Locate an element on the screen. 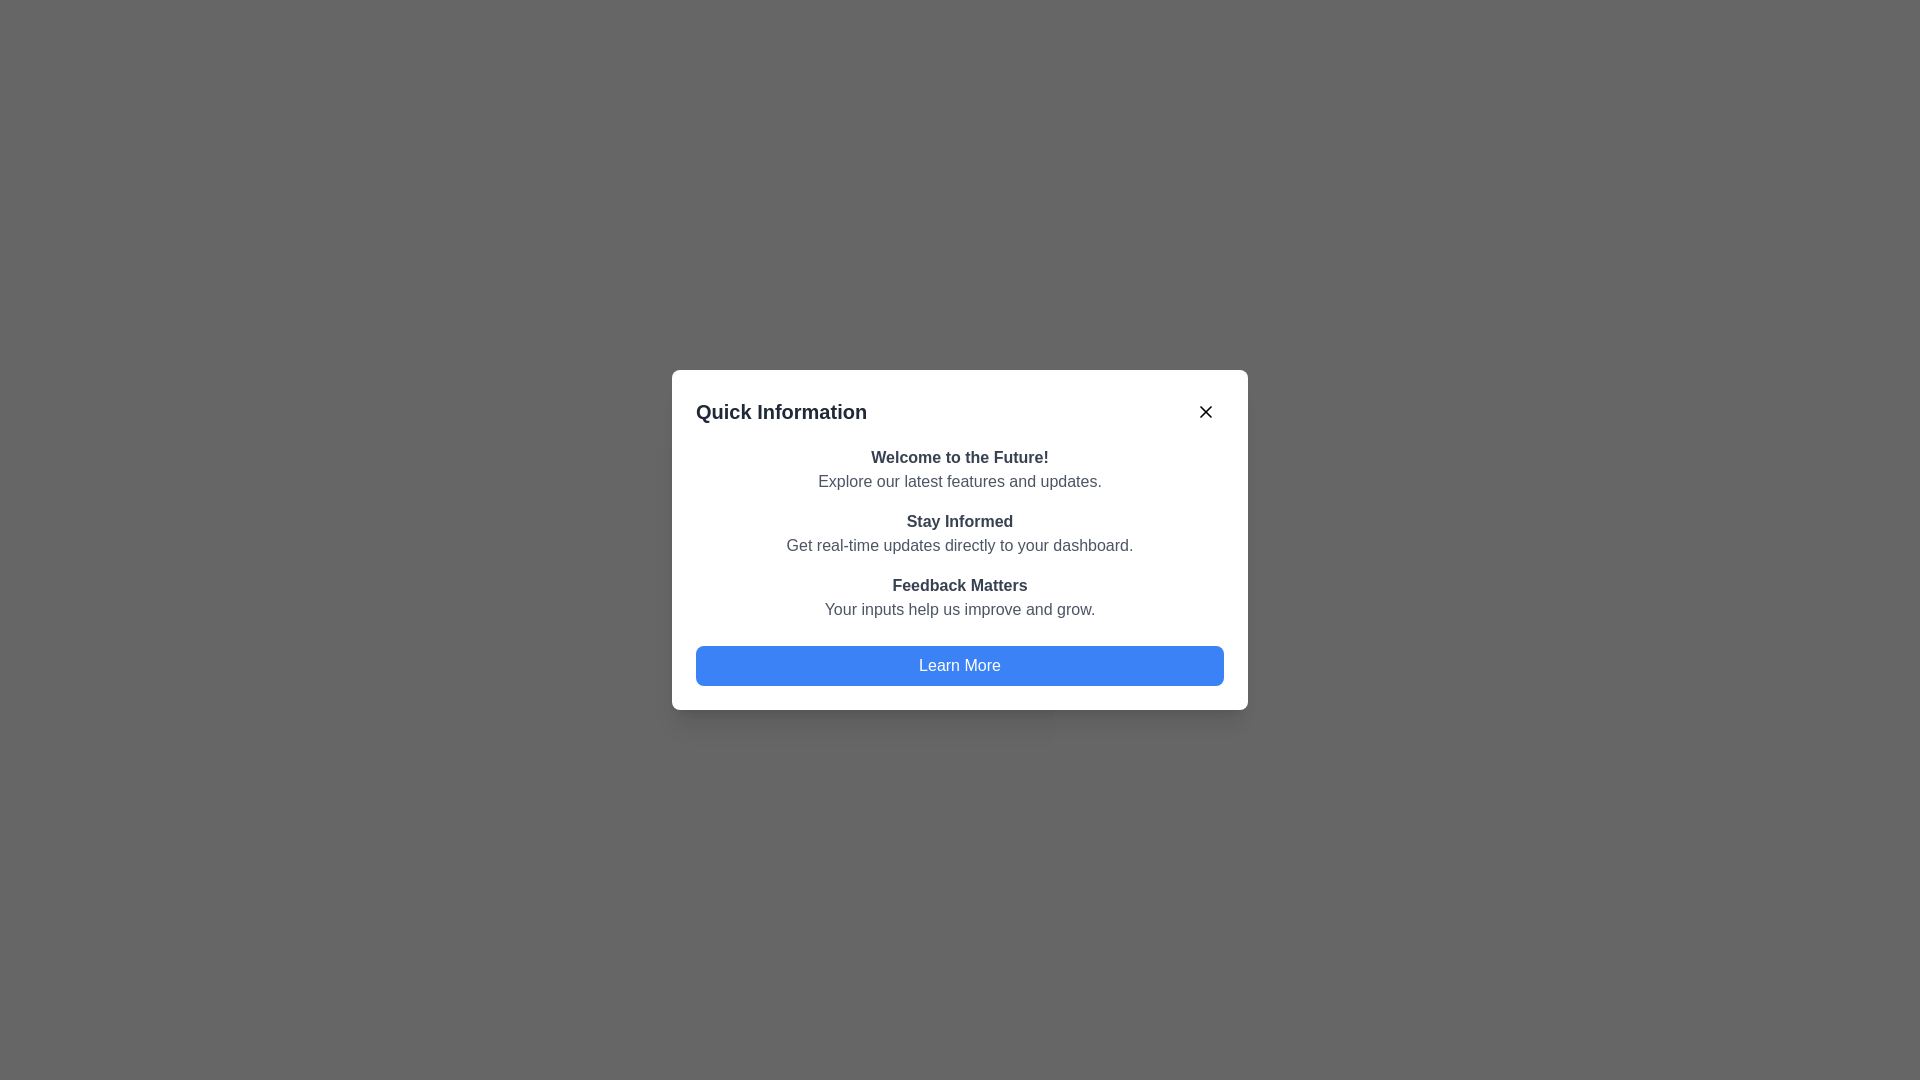 The height and width of the screenshot is (1080, 1920). the text display that reads 'Feedback Matters', which is styled in bold dark gray and located near the middle of the modal dialog box is located at coordinates (960, 585).